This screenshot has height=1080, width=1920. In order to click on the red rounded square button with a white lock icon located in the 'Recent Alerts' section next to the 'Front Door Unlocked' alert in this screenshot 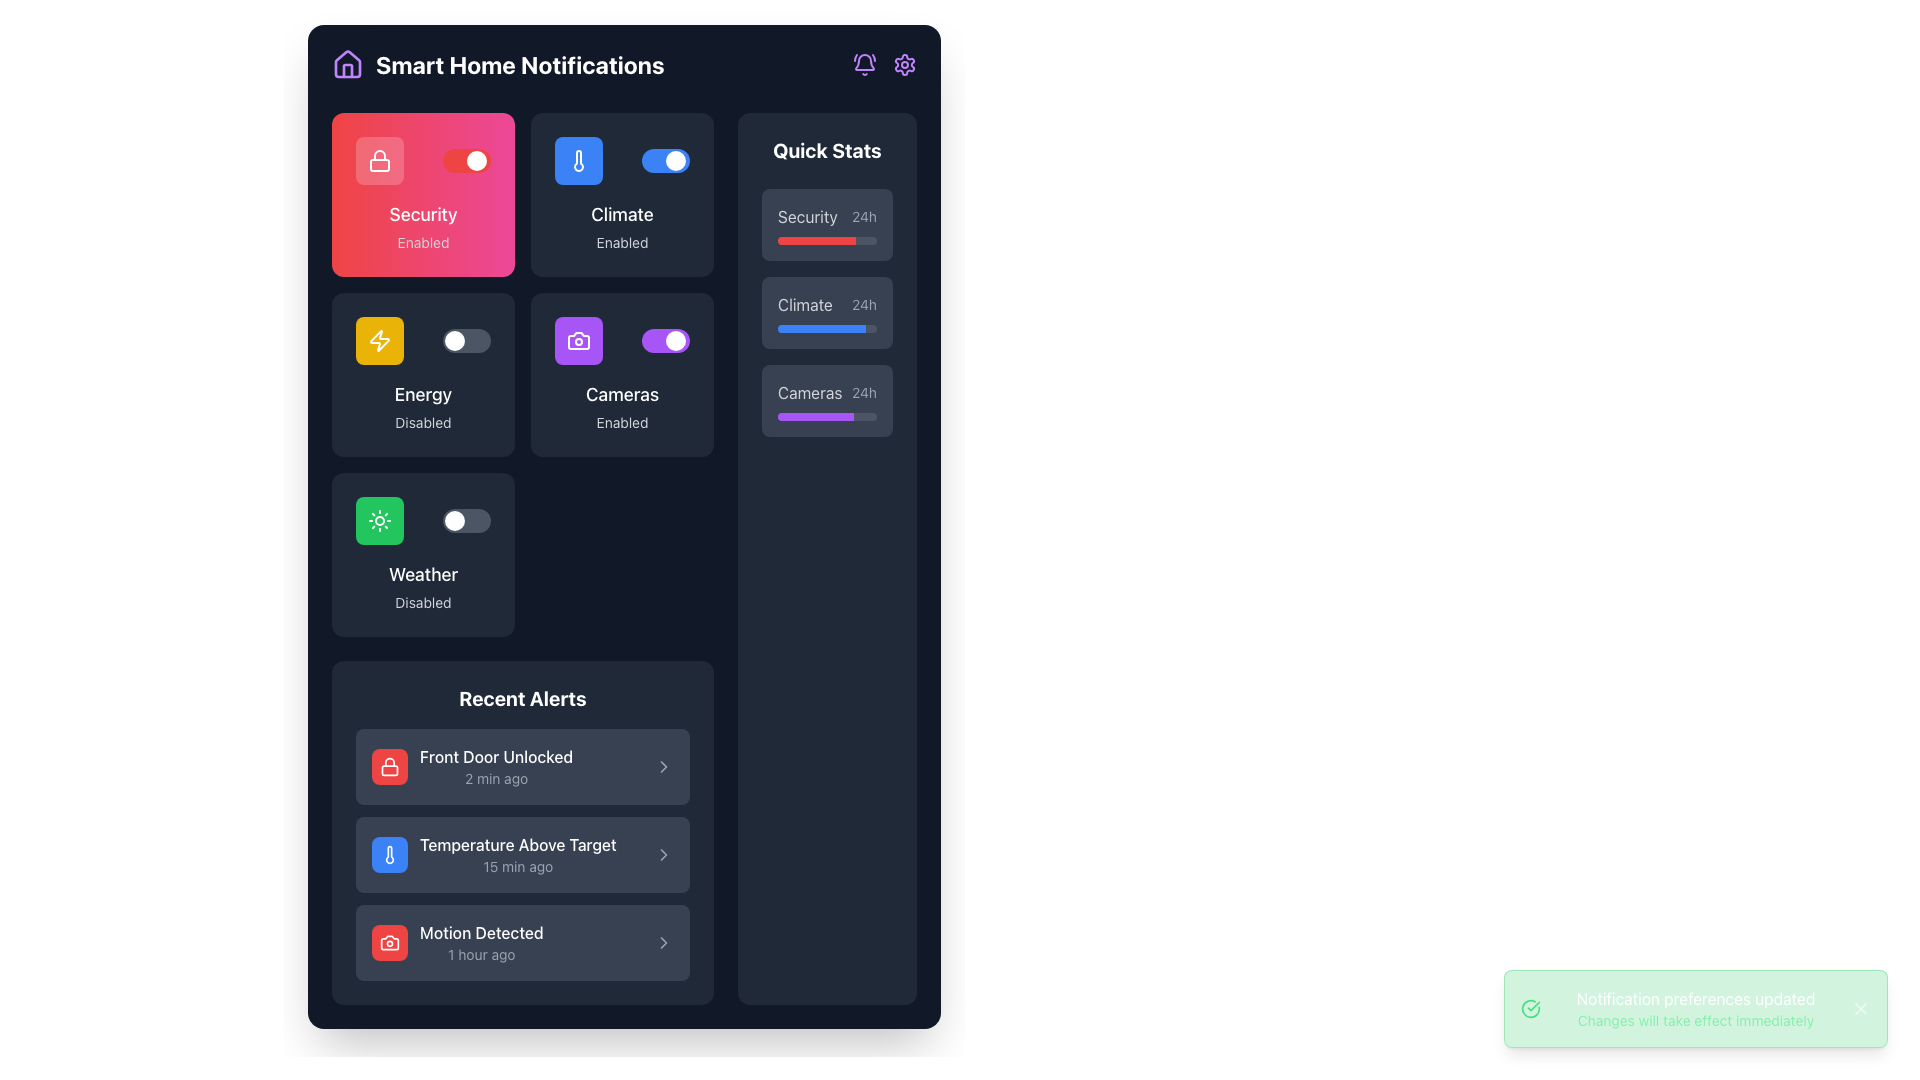, I will do `click(389, 766)`.